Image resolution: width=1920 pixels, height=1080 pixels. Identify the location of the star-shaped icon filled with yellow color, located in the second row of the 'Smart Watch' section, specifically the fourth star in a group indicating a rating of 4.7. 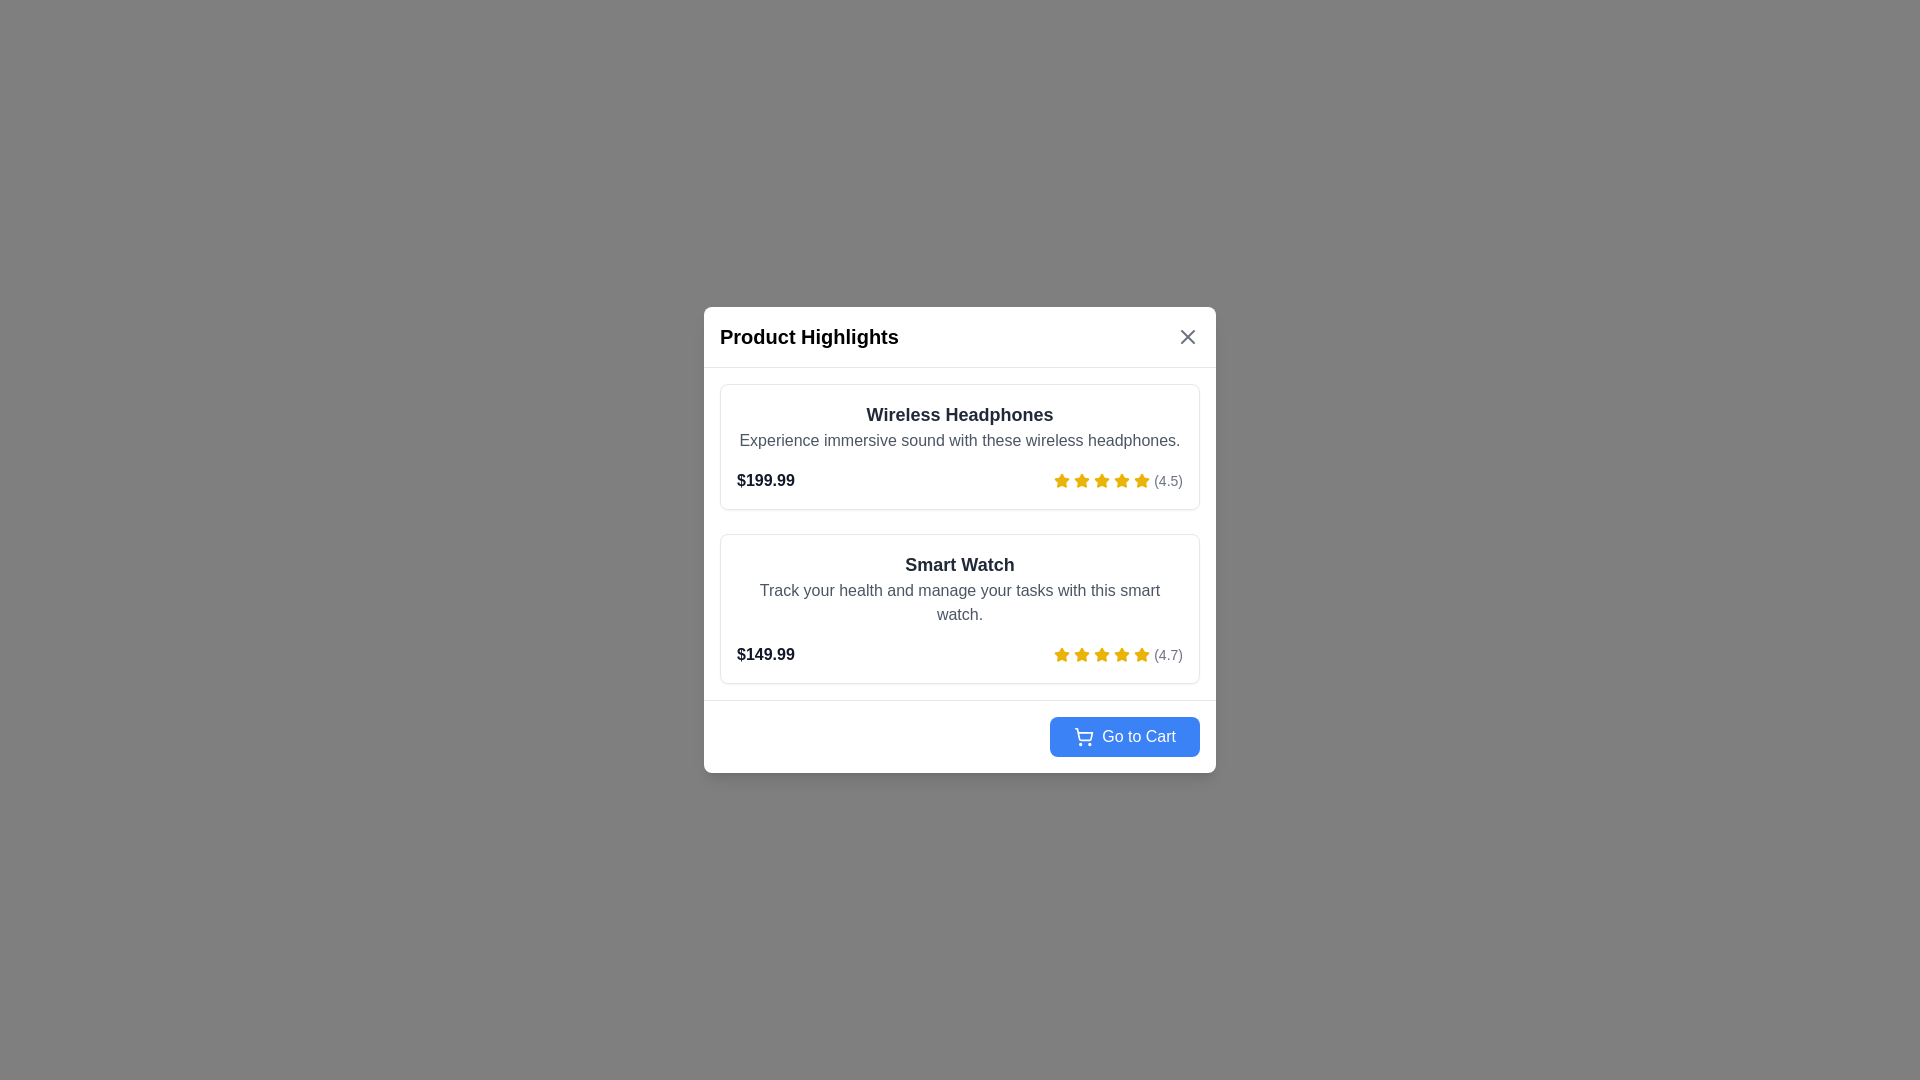
(1101, 654).